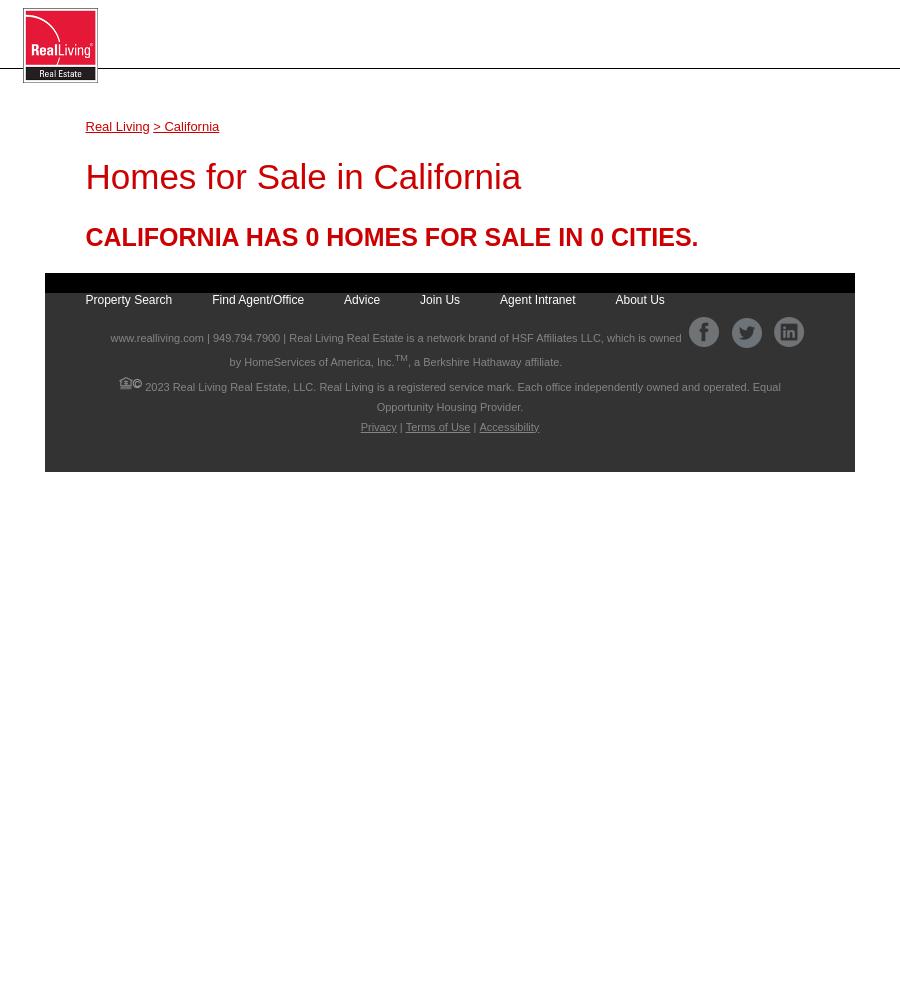  What do you see at coordinates (212, 337) in the screenshot?
I see `'949.794.7900'` at bounding box center [212, 337].